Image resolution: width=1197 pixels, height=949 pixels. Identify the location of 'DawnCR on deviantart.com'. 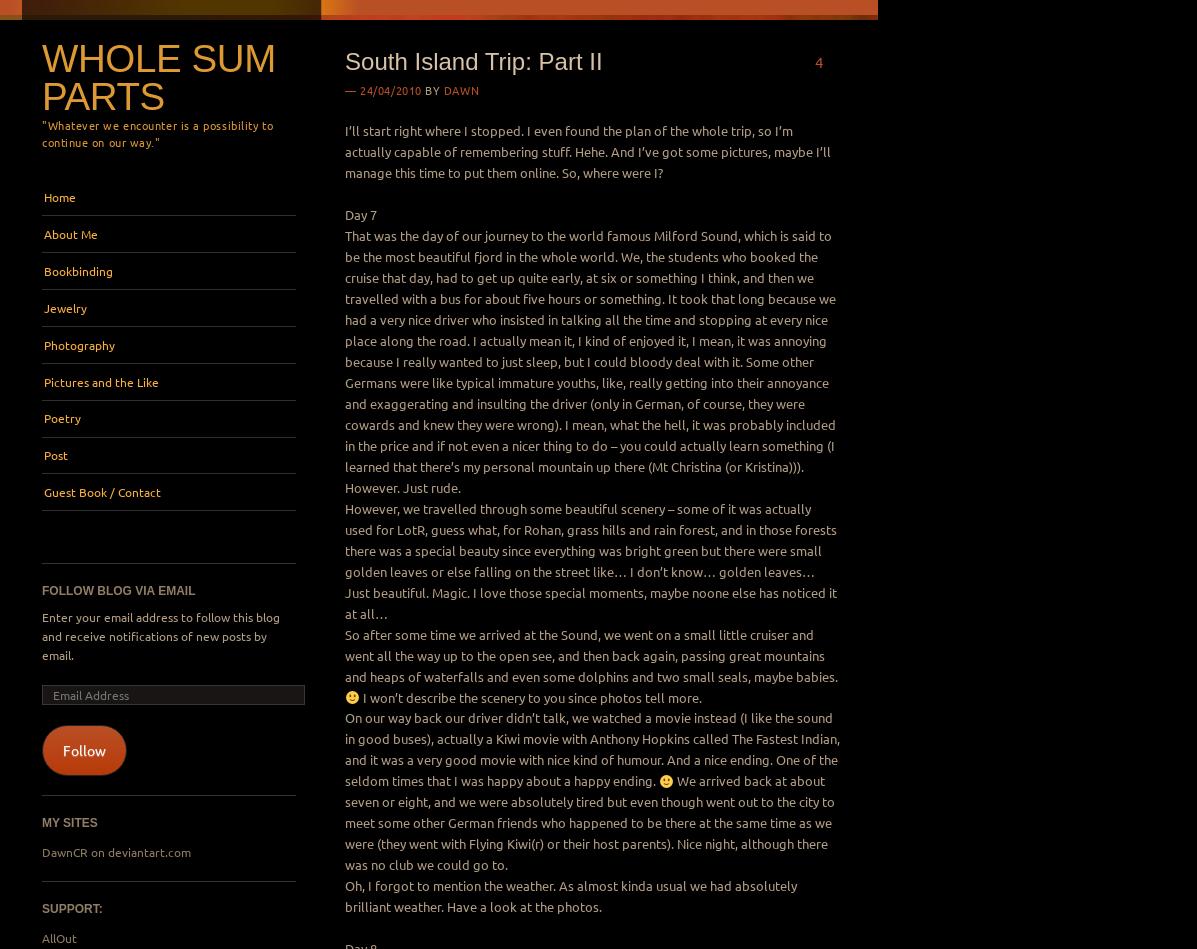
(114, 851).